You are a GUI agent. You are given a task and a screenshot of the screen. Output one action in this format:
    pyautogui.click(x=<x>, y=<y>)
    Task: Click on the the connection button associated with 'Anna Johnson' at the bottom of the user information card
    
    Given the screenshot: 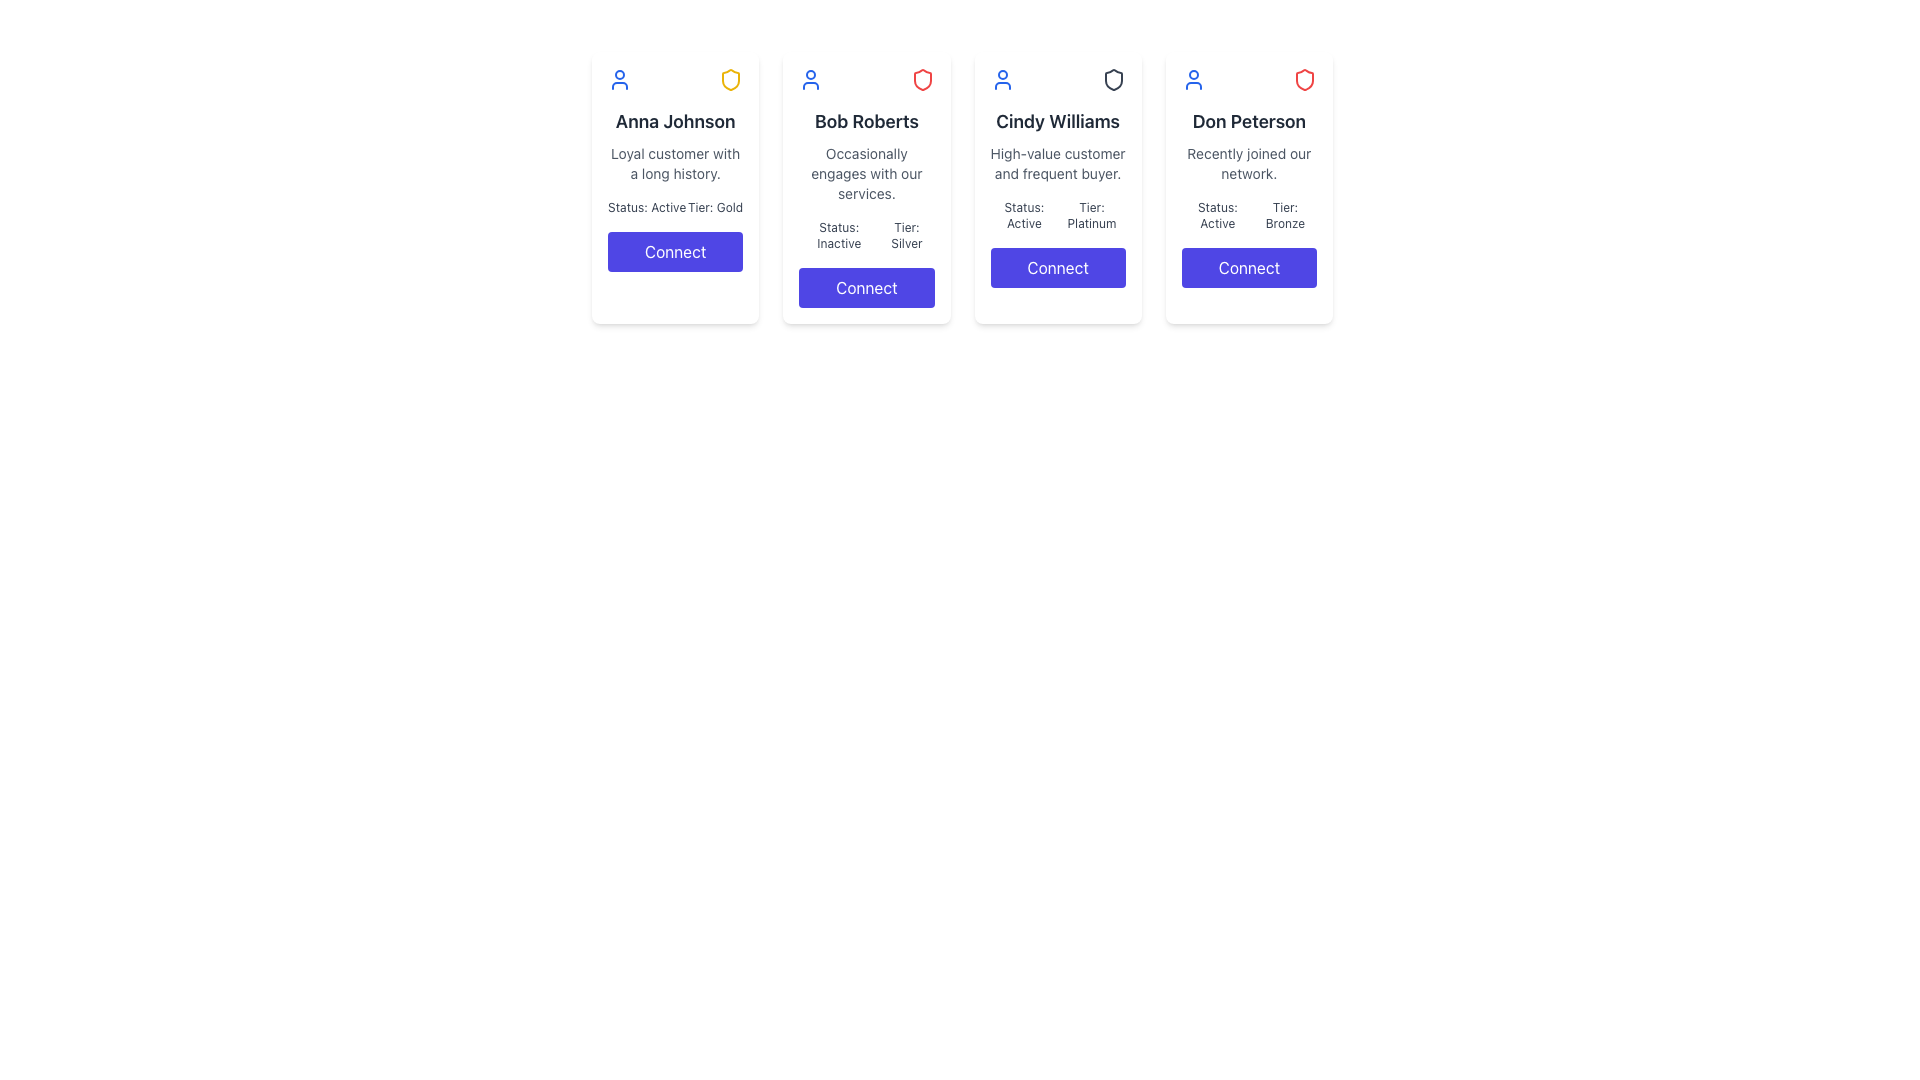 What is the action you would take?
    pyautogui.click(x=675, y=250)
    